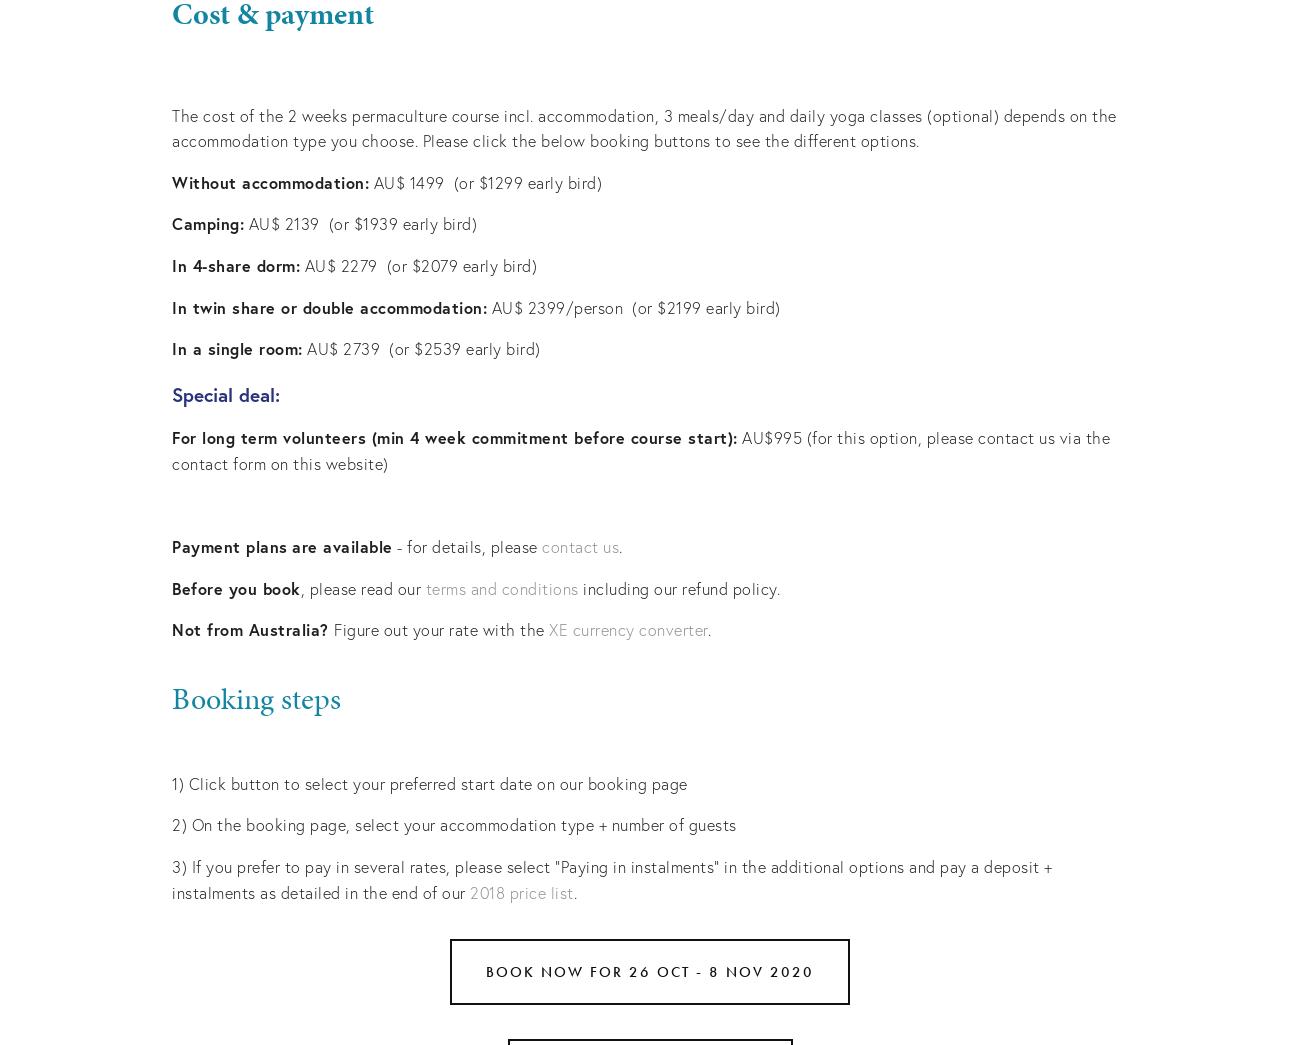  I want to click on 'Without accommodation:', so click(269, 181).